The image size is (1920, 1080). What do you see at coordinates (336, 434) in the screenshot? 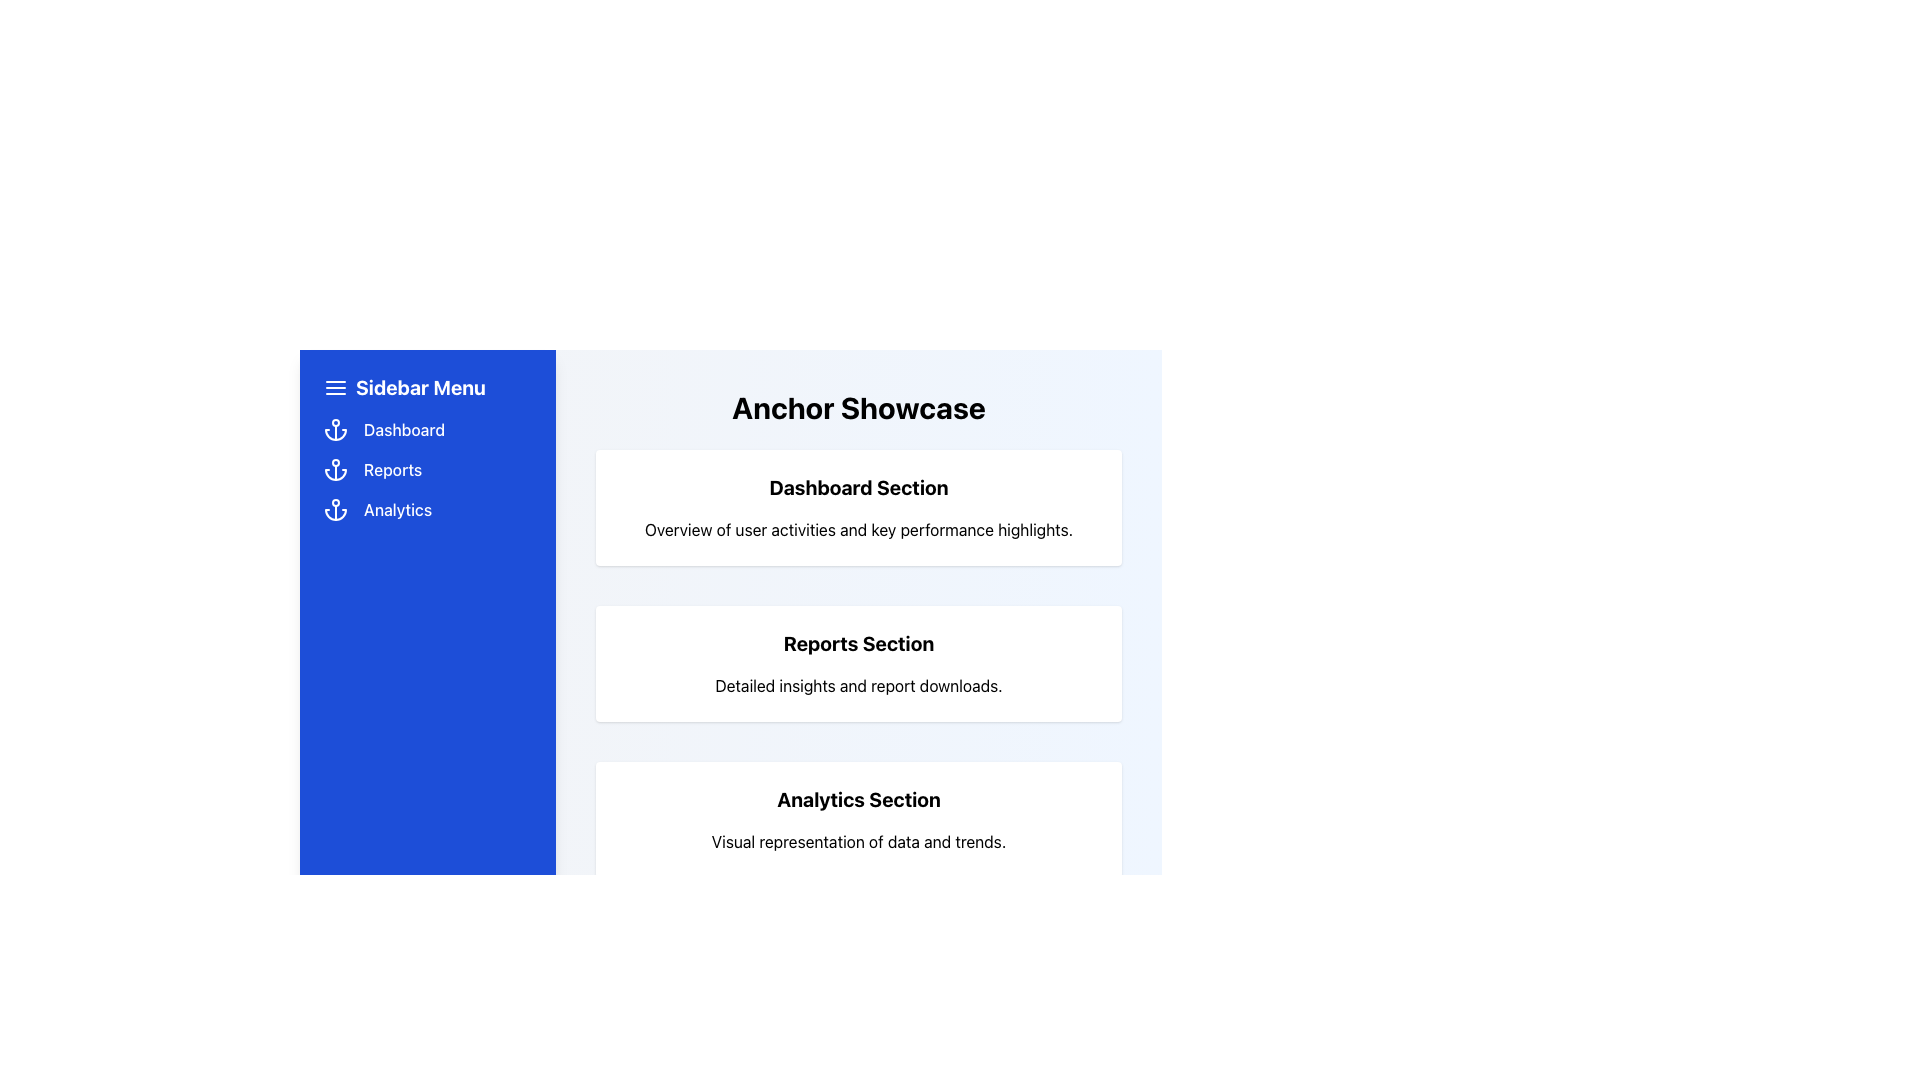
I see `the curved horizontal stroke of the anchor-shaped icon in the upper-left Sidebar Menu, located adjacent to the 'Dashboard' option` at bounding box center [336, 434].